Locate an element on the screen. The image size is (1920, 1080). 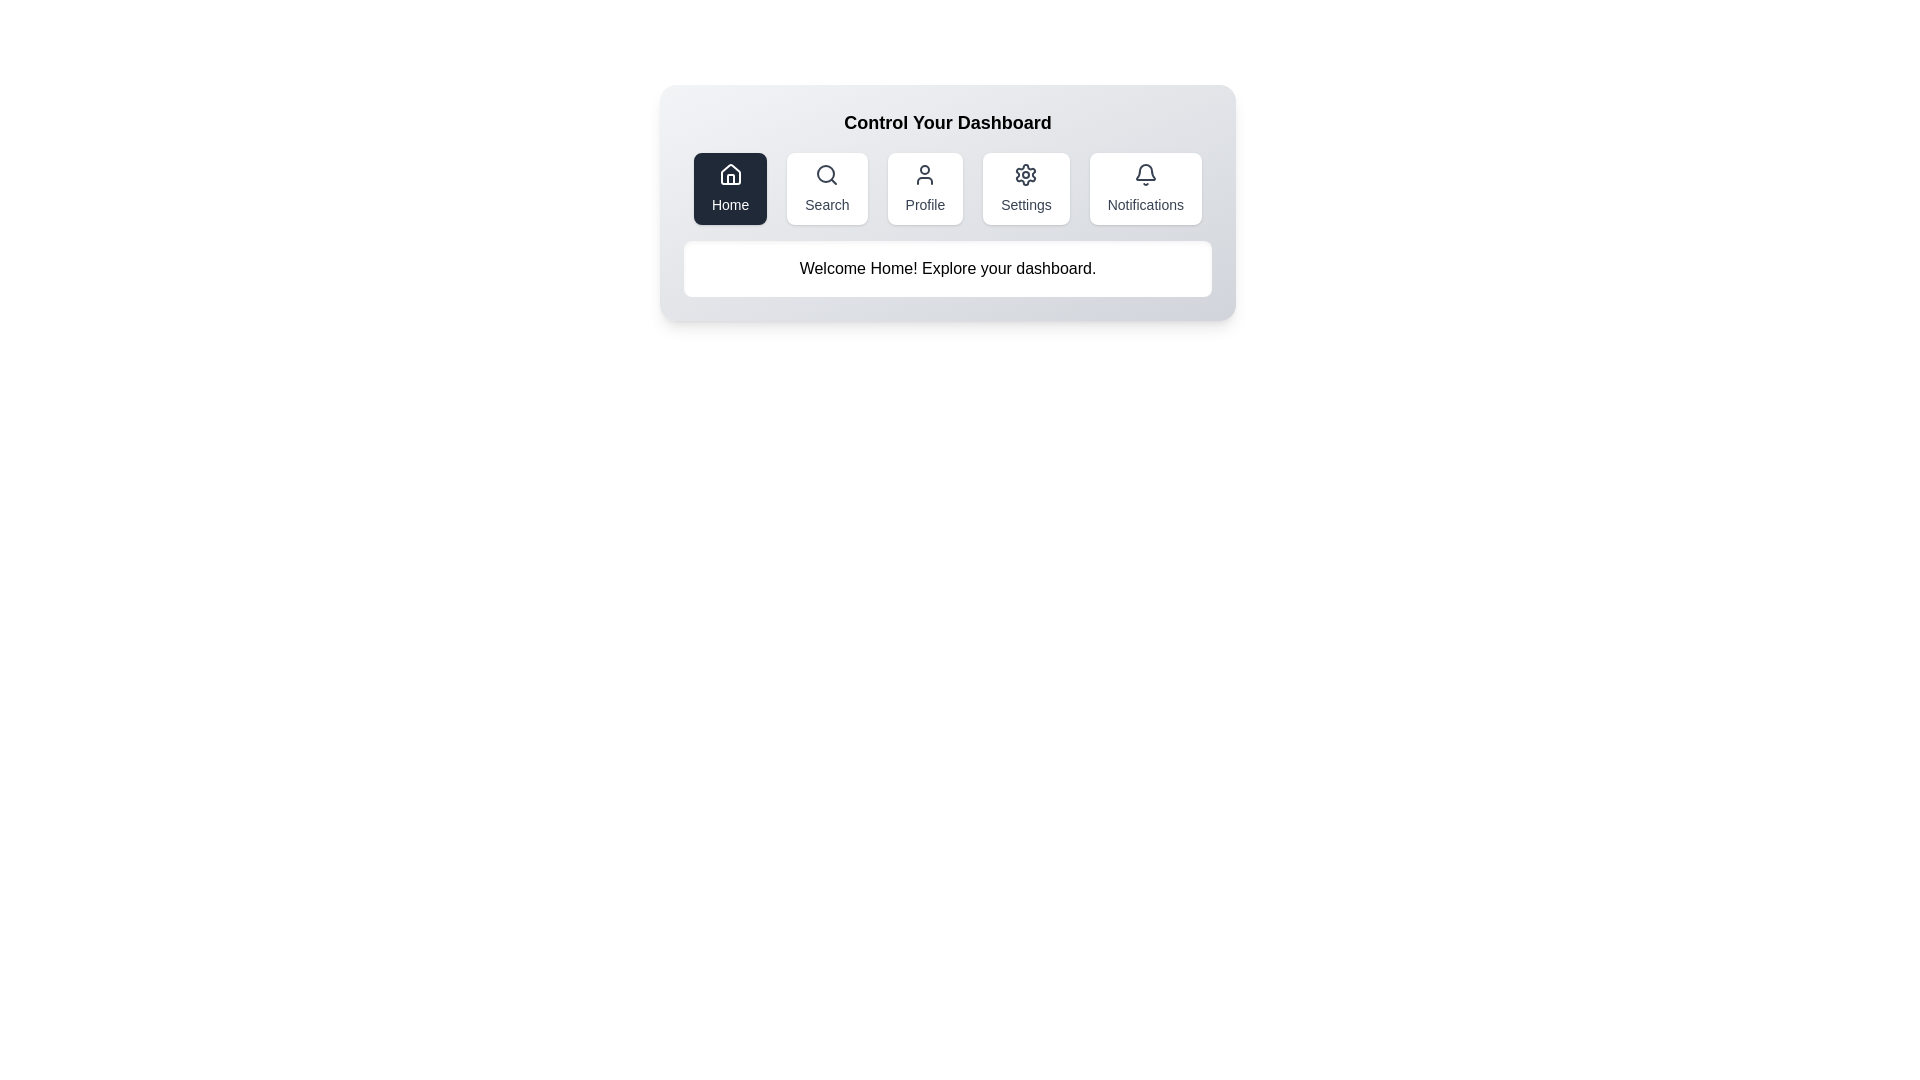
the search icon located centrally within the second button from the left is located at coordinates (827, 173).